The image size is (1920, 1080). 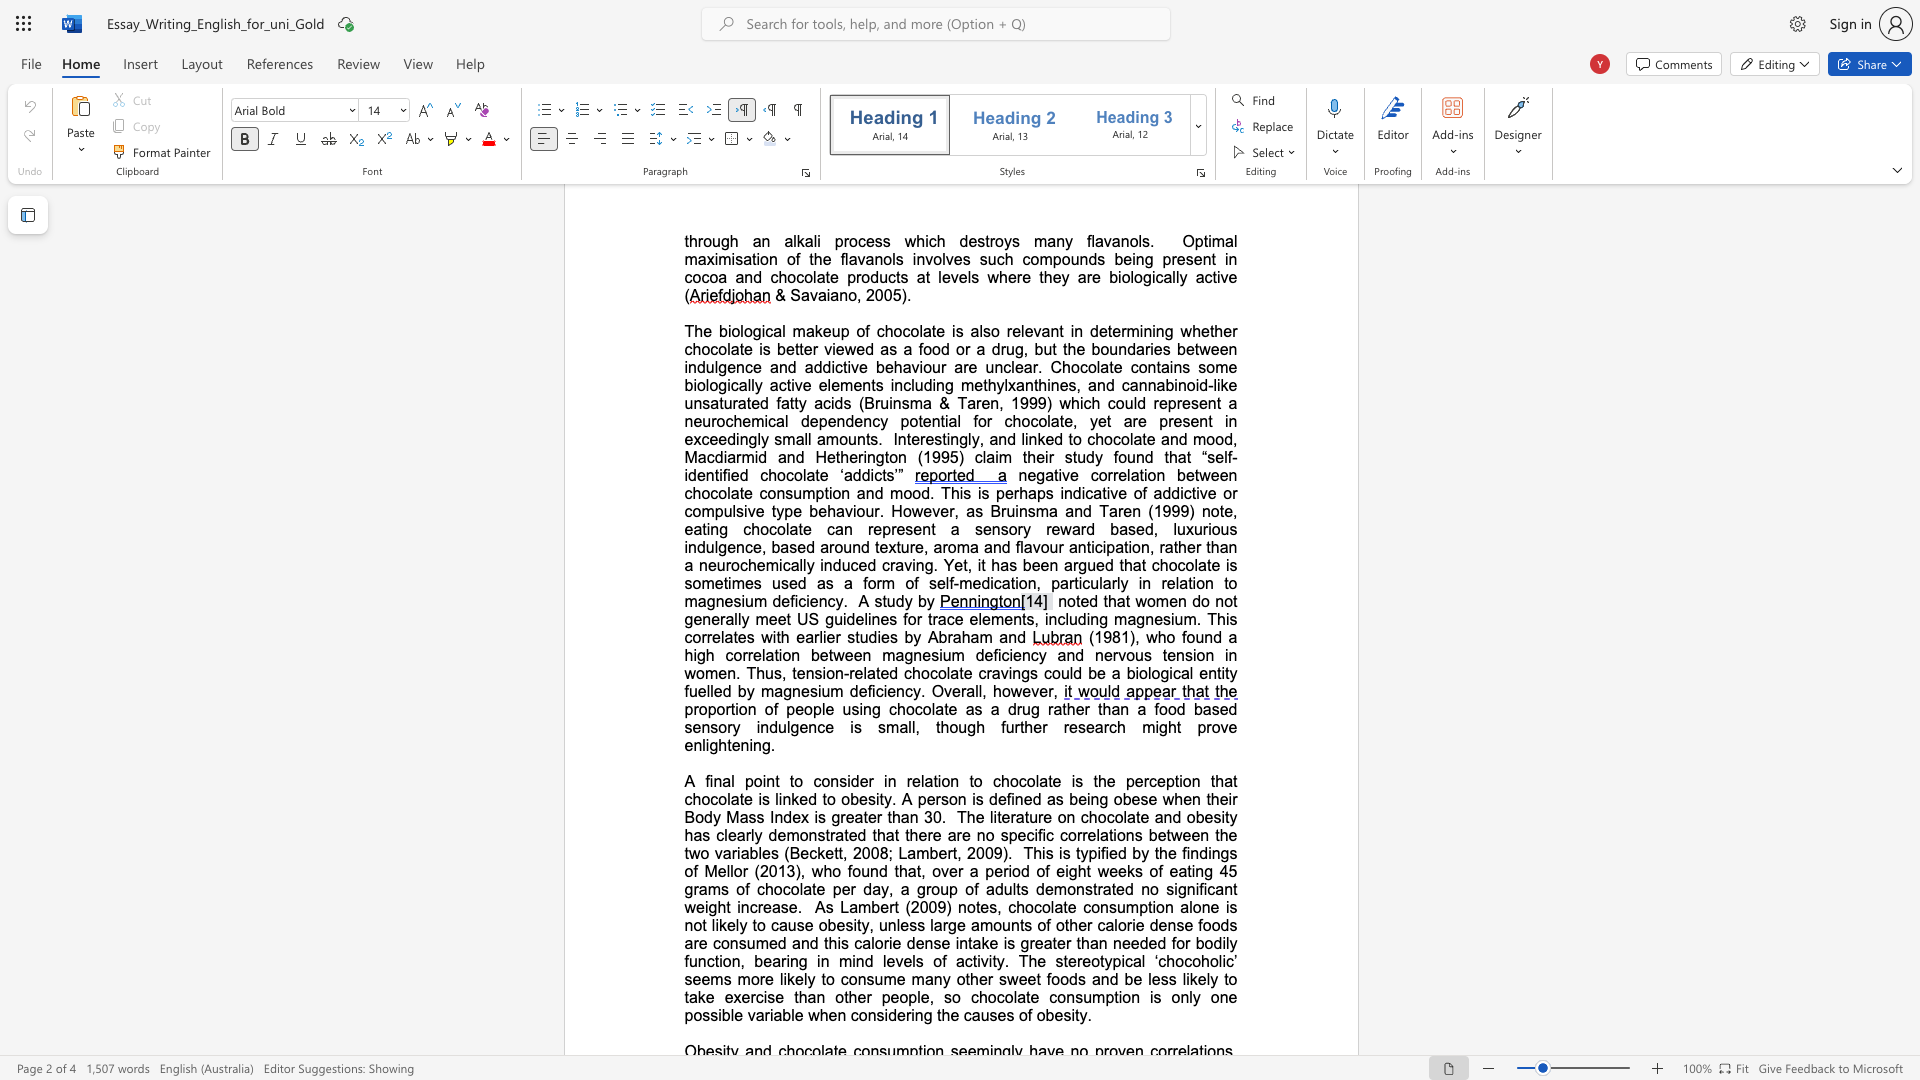 What do you see at coordinates (852, 853) in the screenshot?
I see `the subset text "2008; L" within the text "that there are no specific correlations between the two variables (Beckett, 2008; Lambert, 2009)"` at bounding box center [852, 853].